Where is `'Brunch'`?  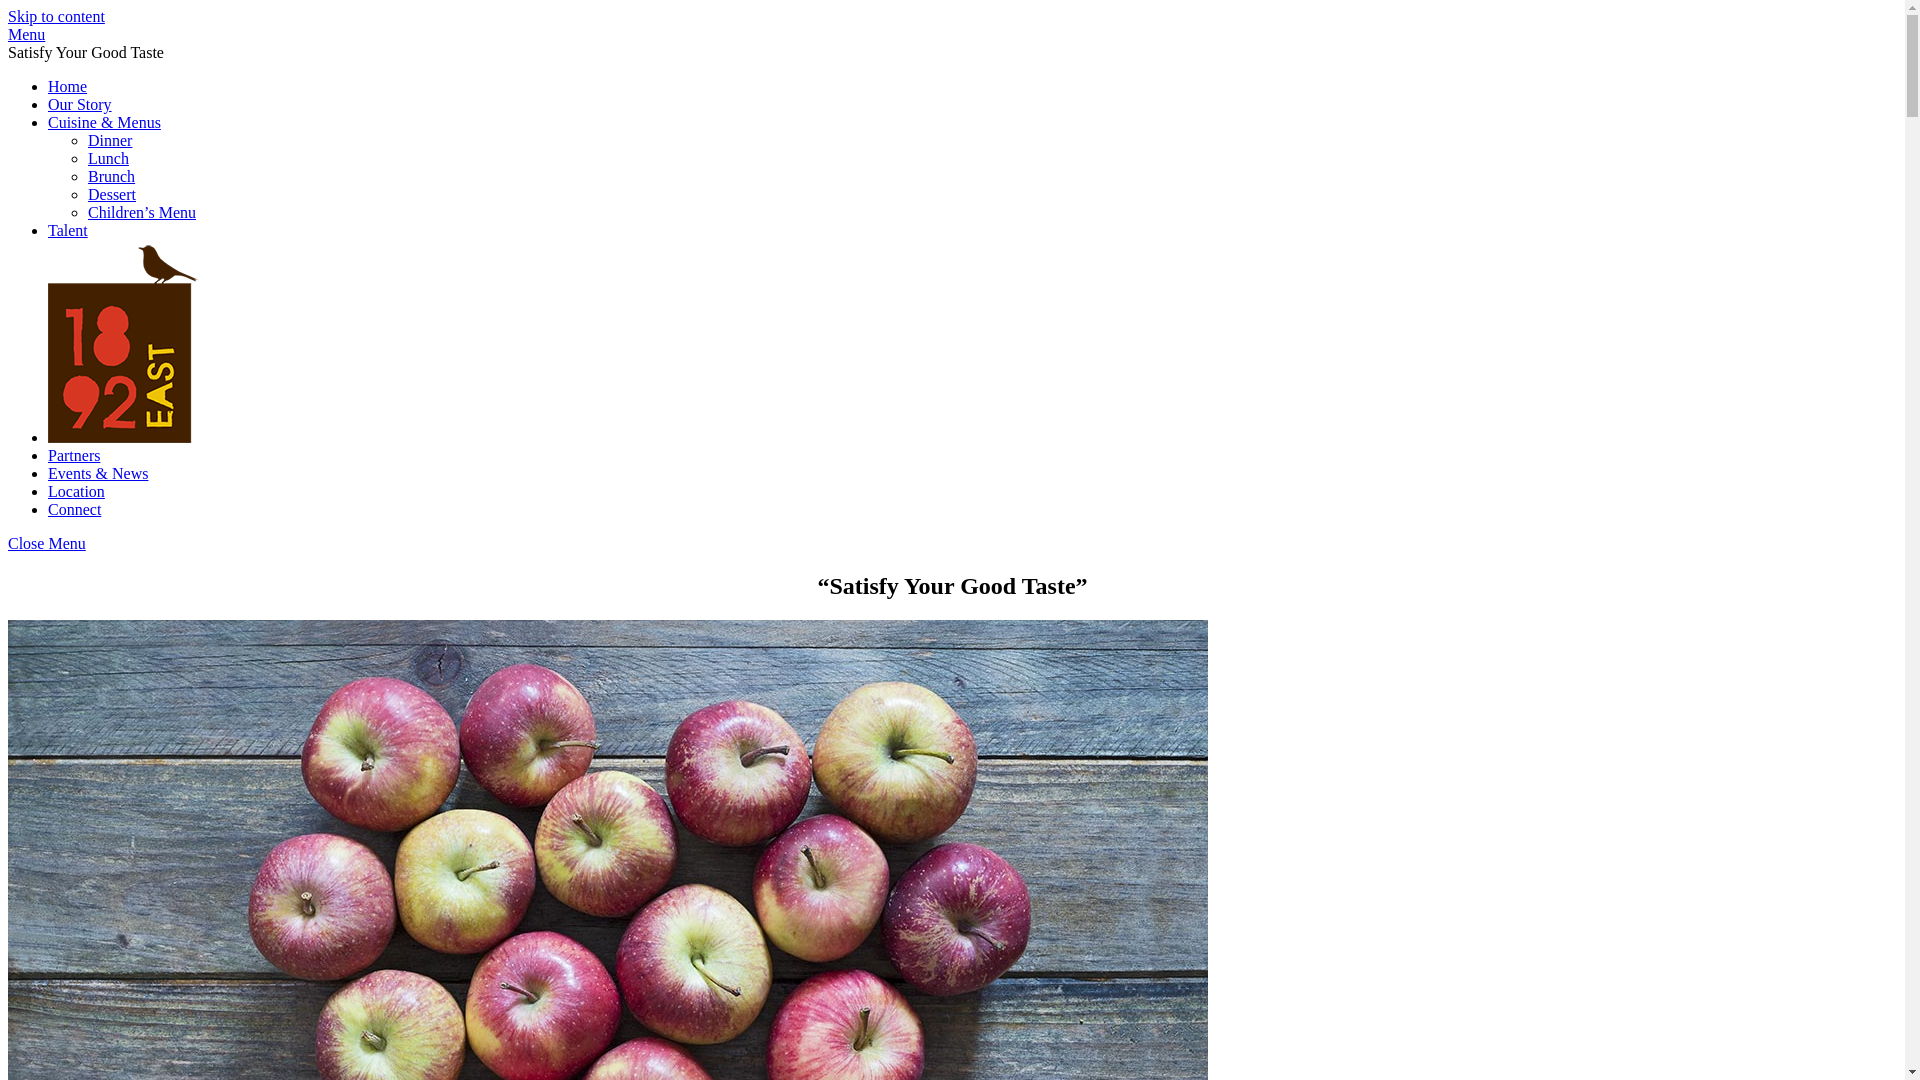
'Brunch' is located at coordinates (110, 175).